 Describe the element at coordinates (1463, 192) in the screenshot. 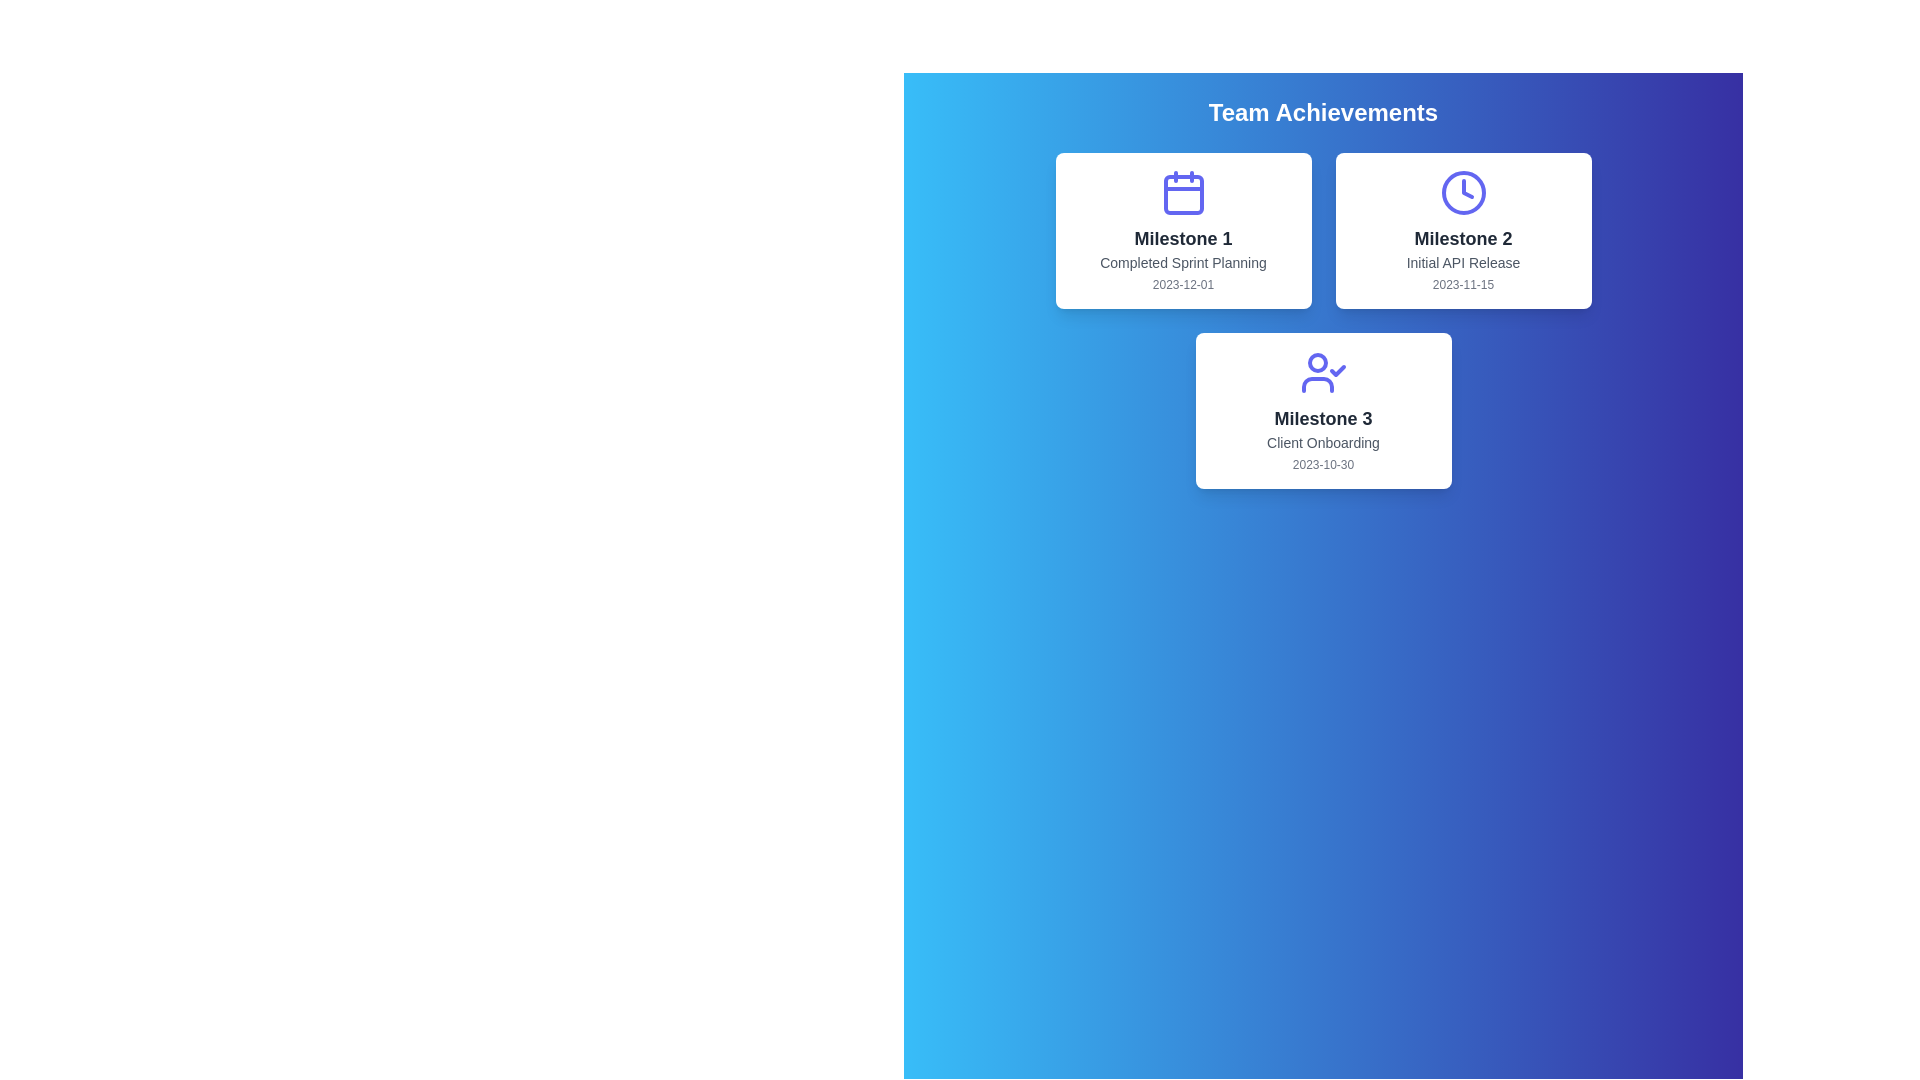

I see `the time icon located in the top-right corner of the 'Milestone 2' card, which visually represents a timestamp or schedule` at that location.